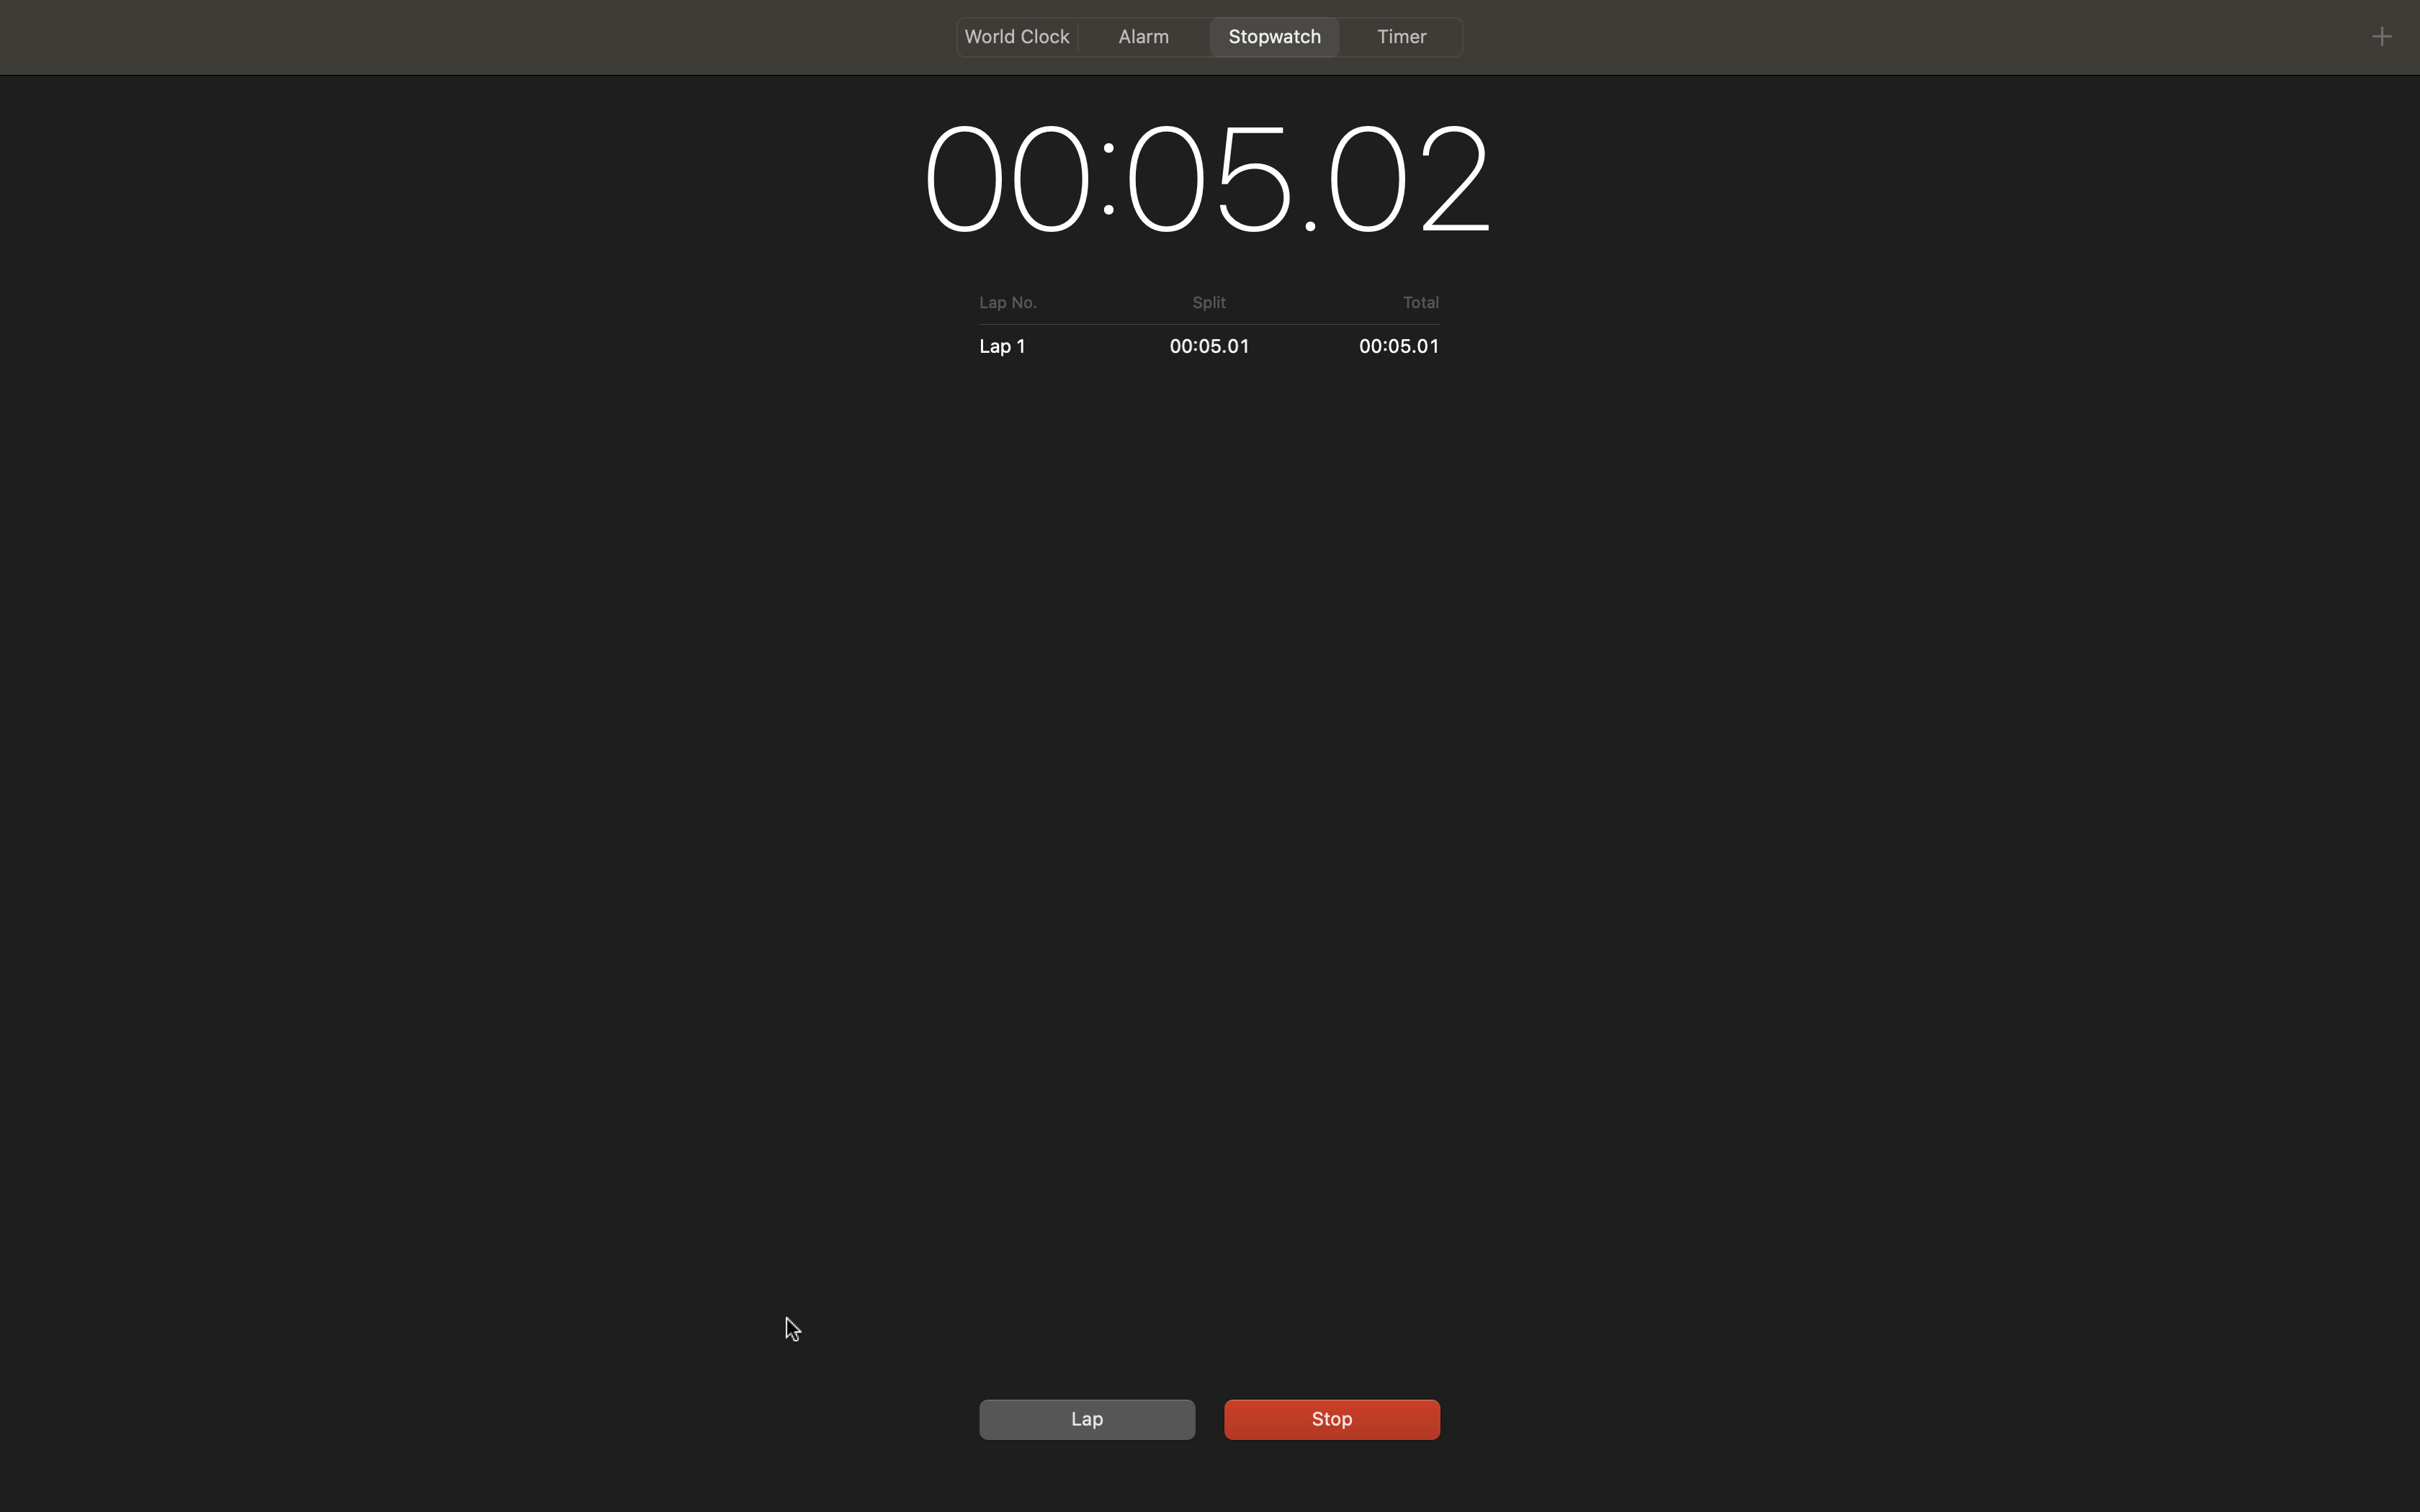 Image resolution: width=2420 pixels, height=1512 pixels. I want to click on Record a lap timing and afterward, cease the stopwatch, so click(1083, 1418).